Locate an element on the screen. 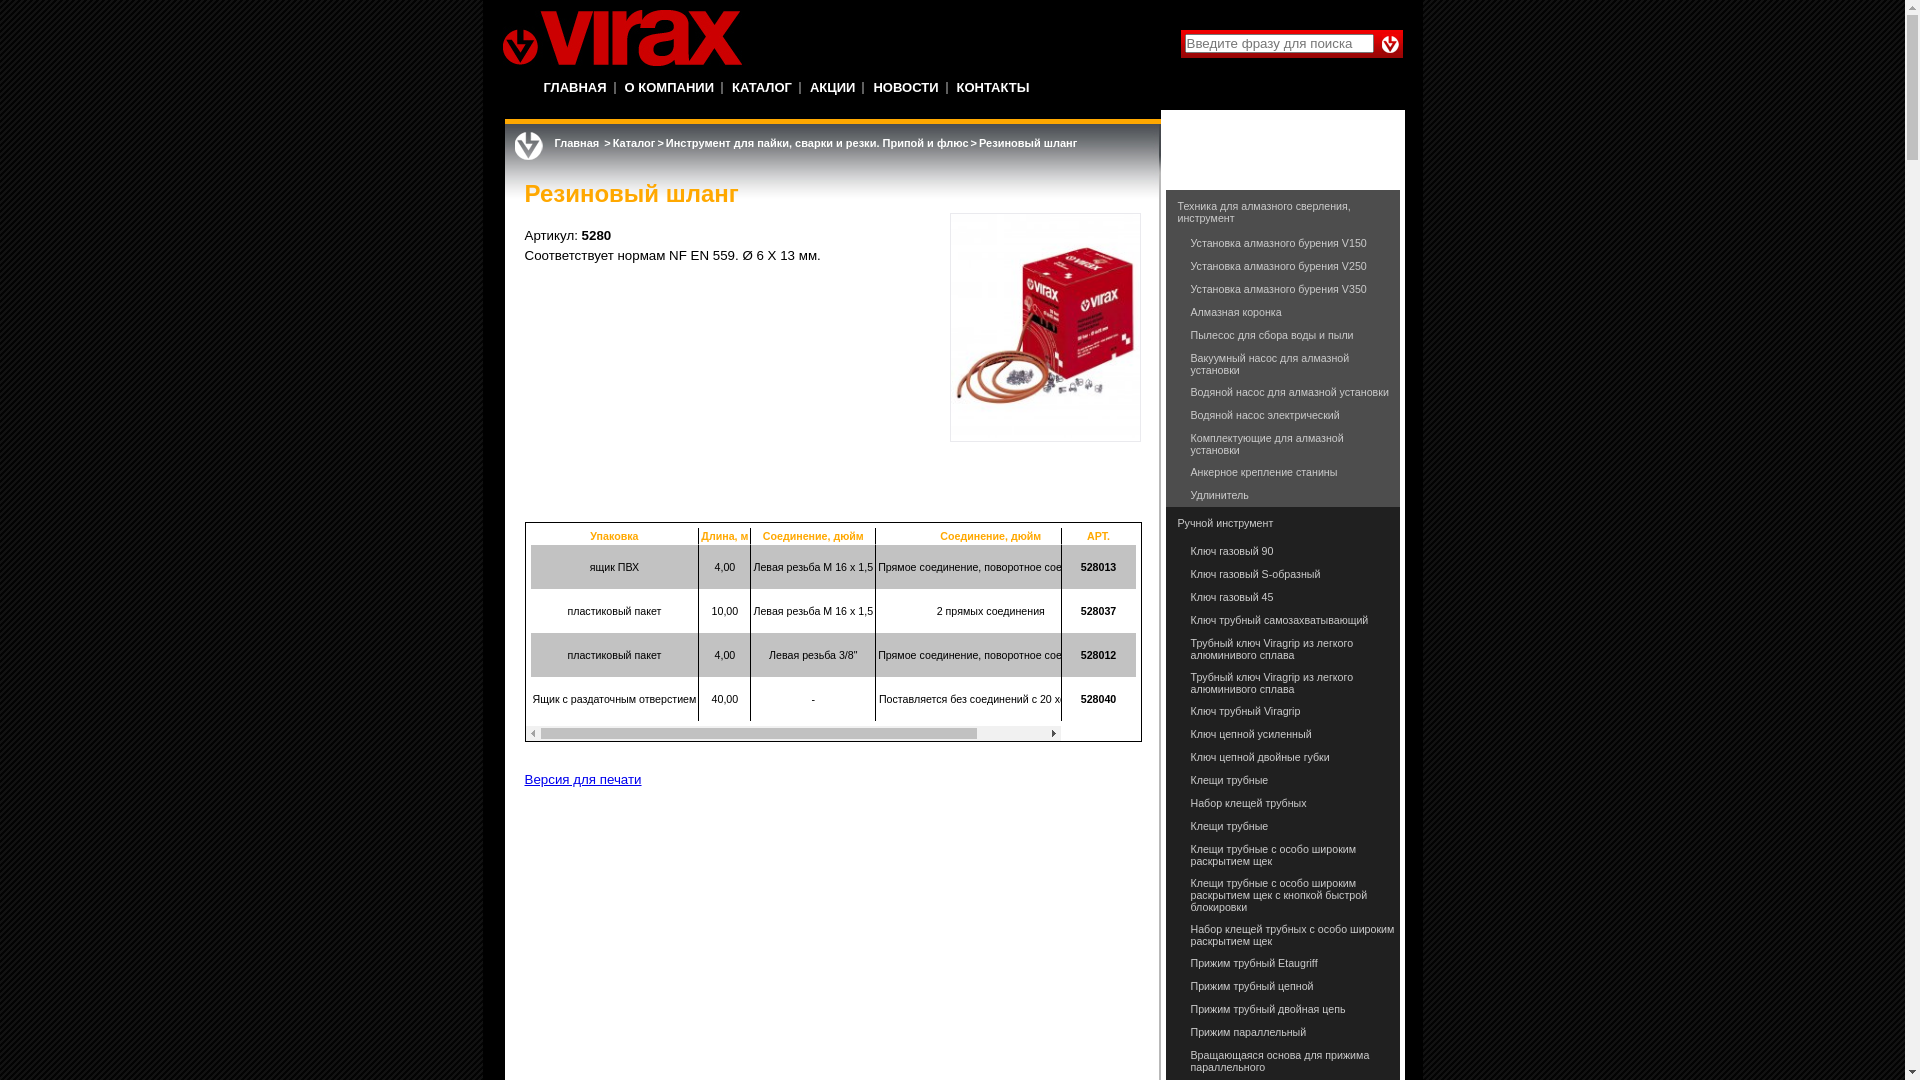 This screenshot has height=1080, width=1920. 'Virax' is located at coordinates (620, 38).